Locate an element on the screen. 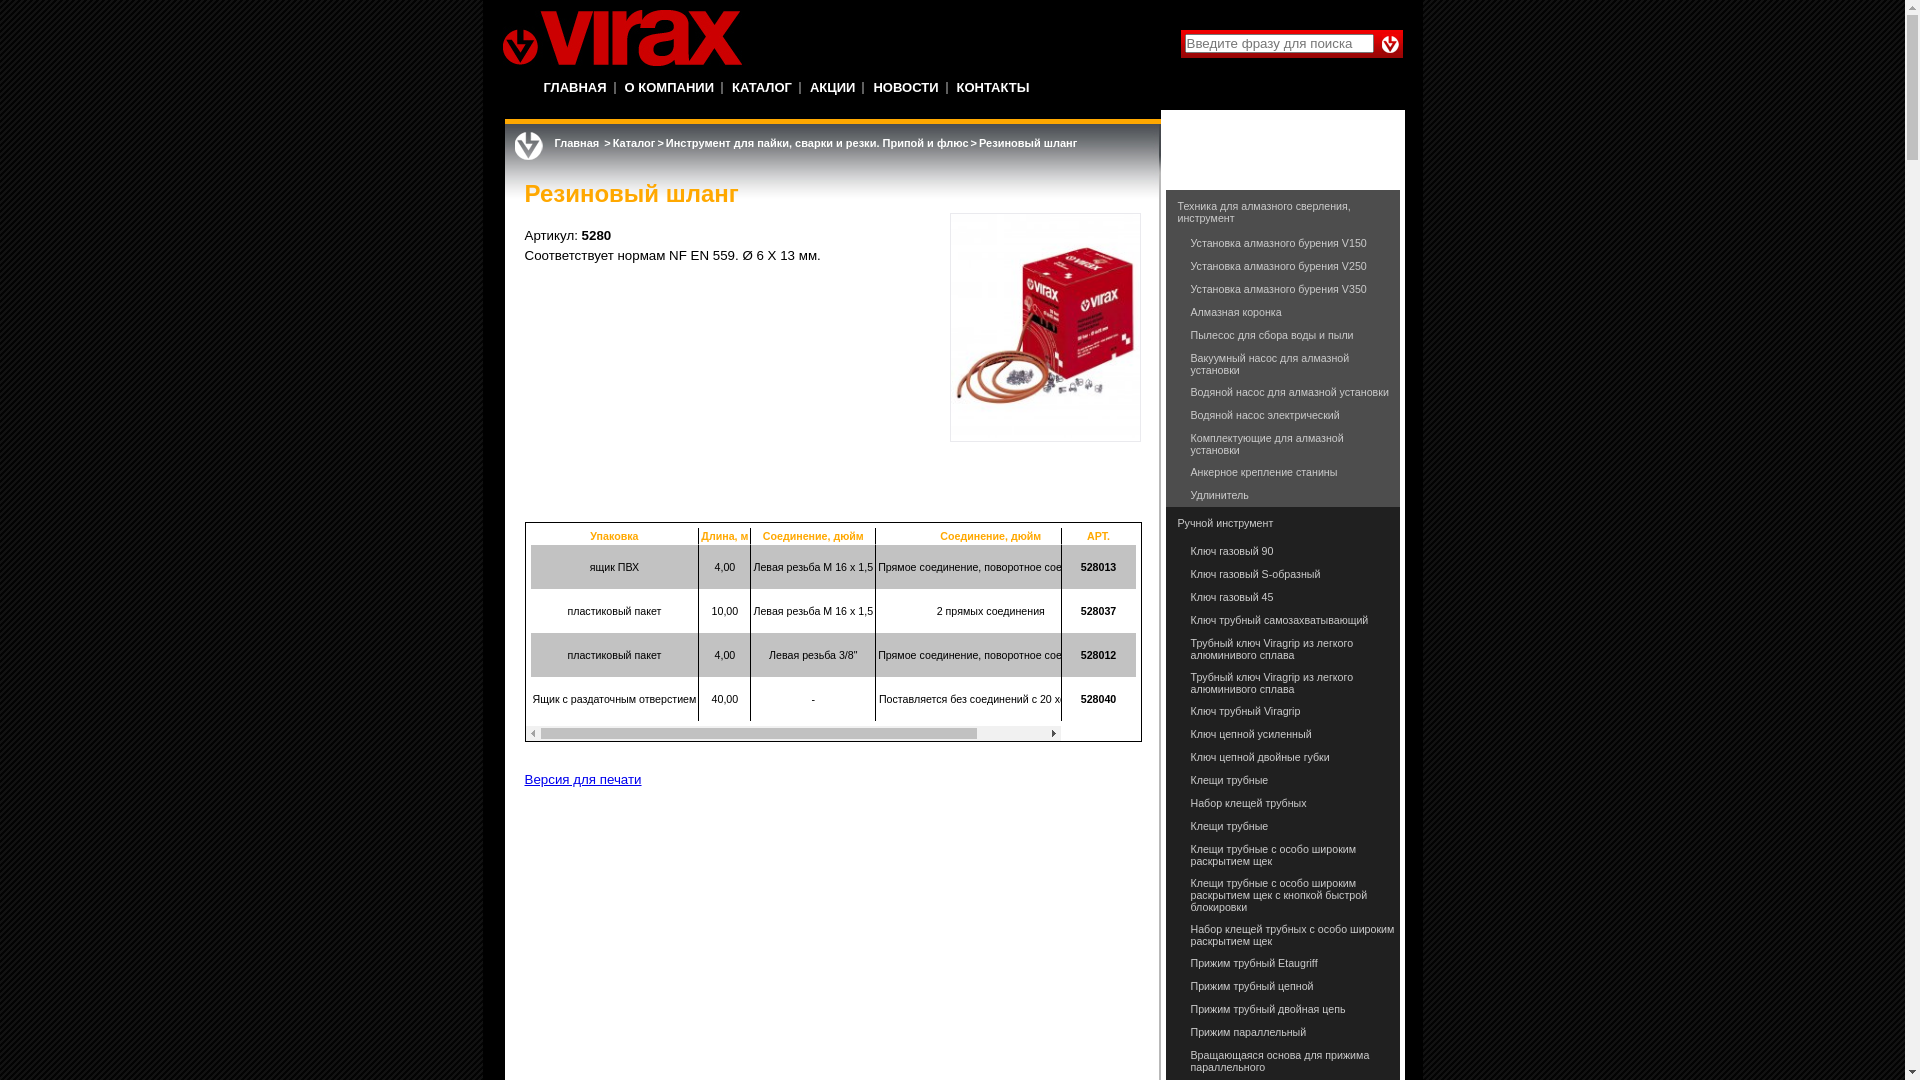 This screenshot has height=1080, width=1920. 'Virax' is located at coordinates (620, 38).